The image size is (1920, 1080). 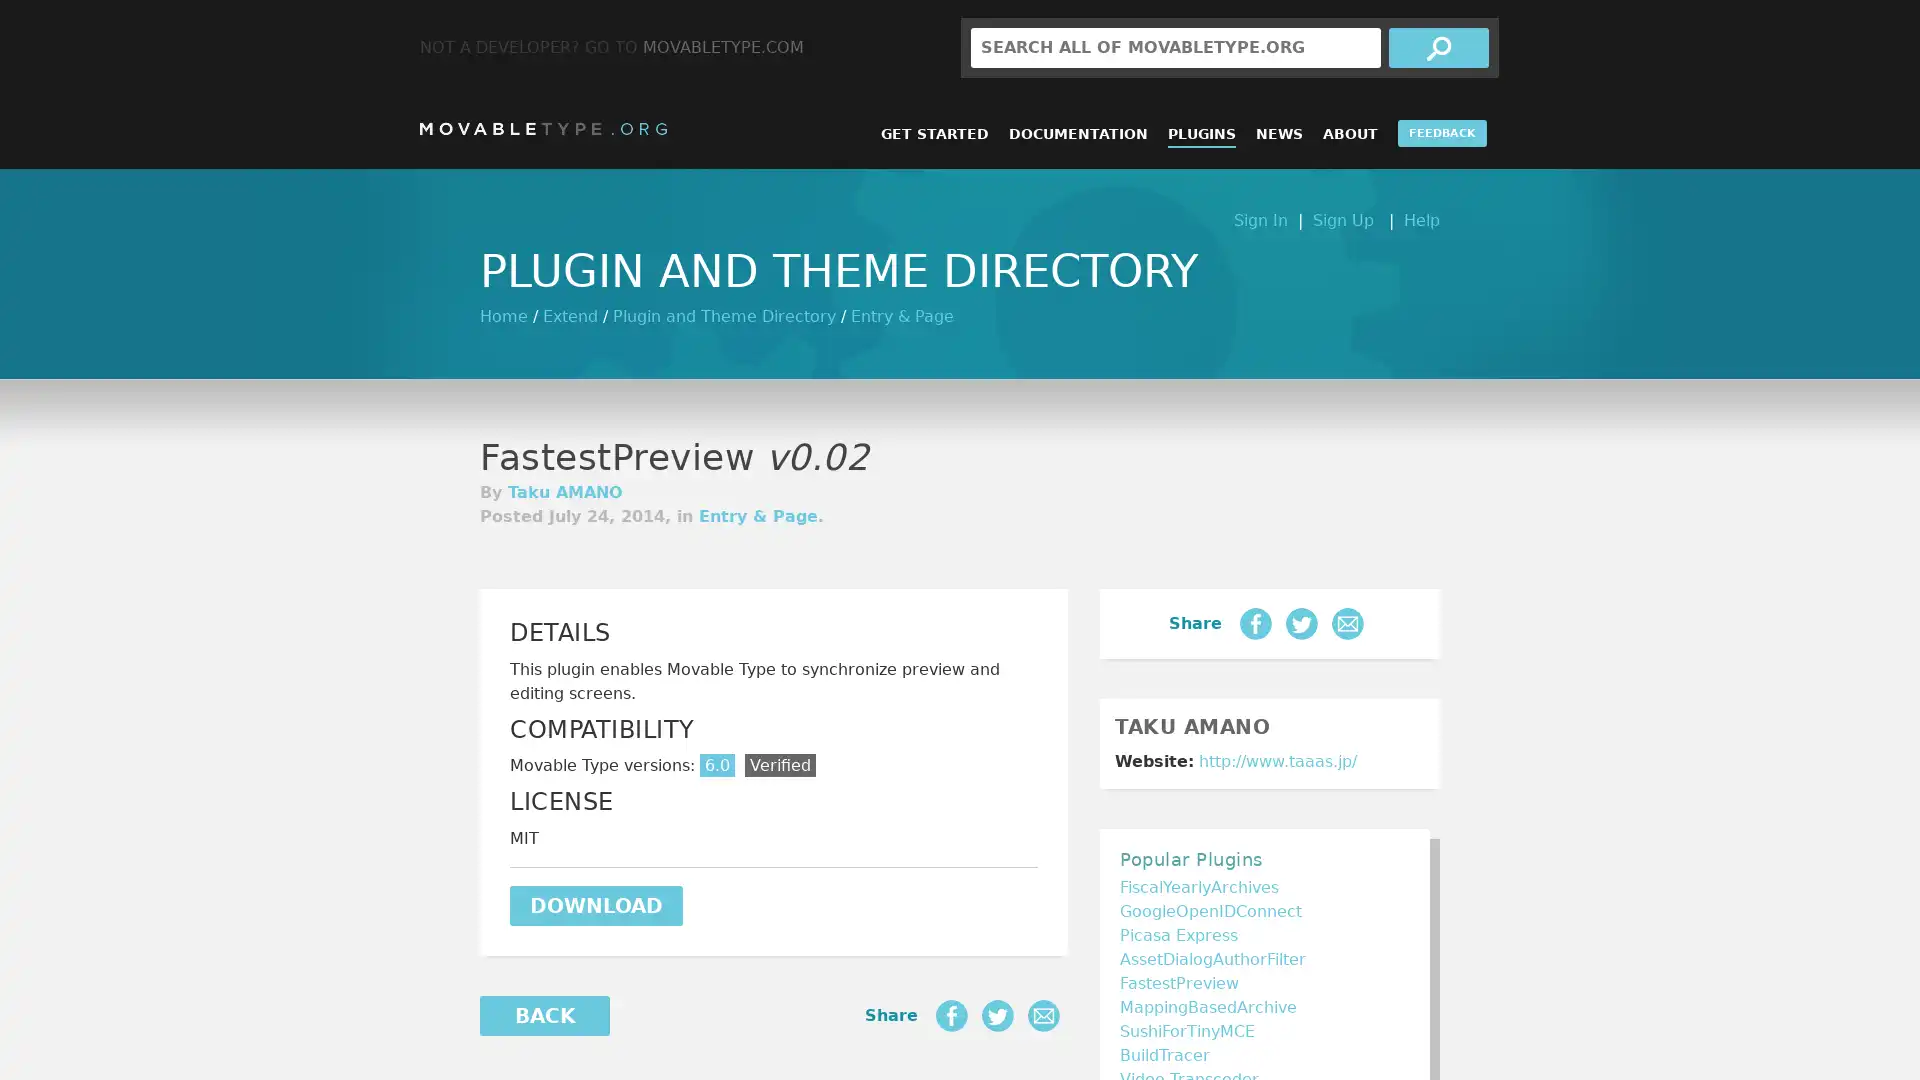 What do you see at coordinates (1438, 46) in the screenshot?
I see `search` at bounding box center [1438, 46].